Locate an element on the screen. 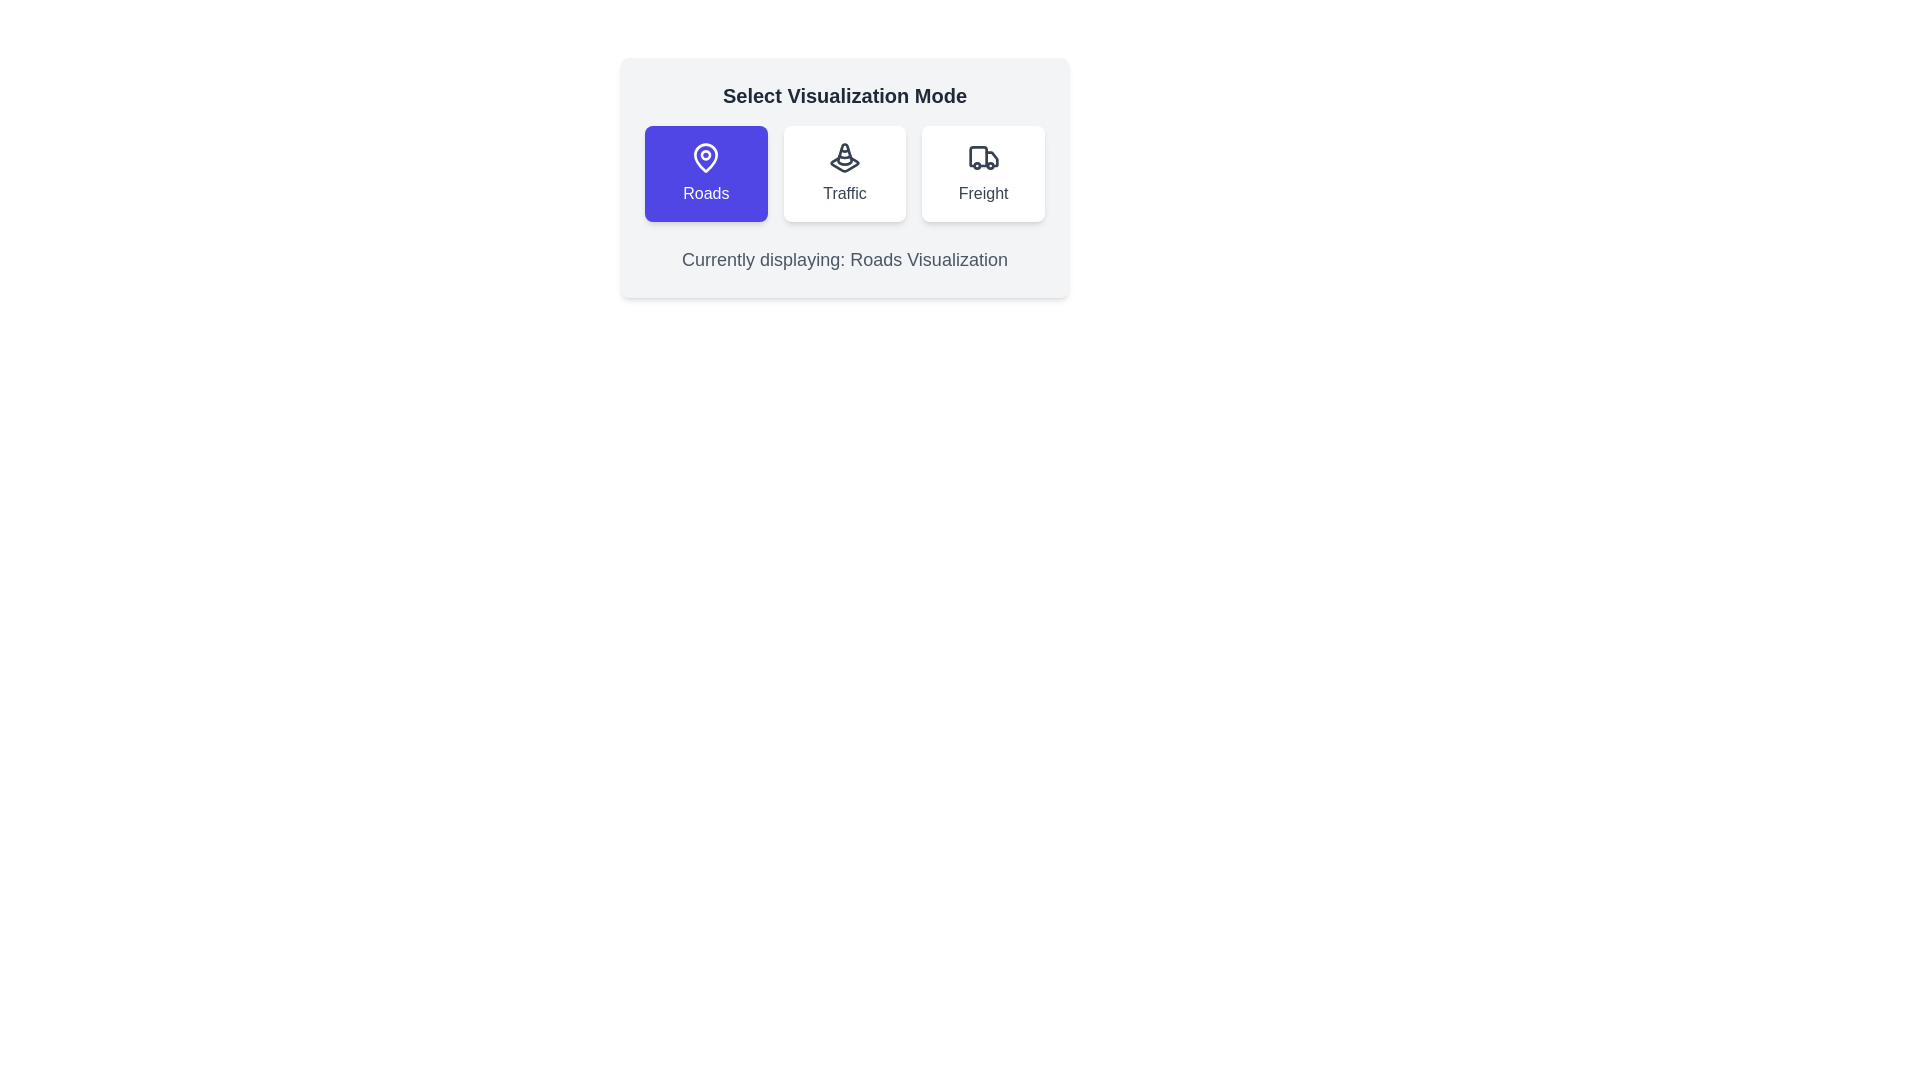  the button labeled Roads to observe the hover effect is located at coordinates (705, 172).